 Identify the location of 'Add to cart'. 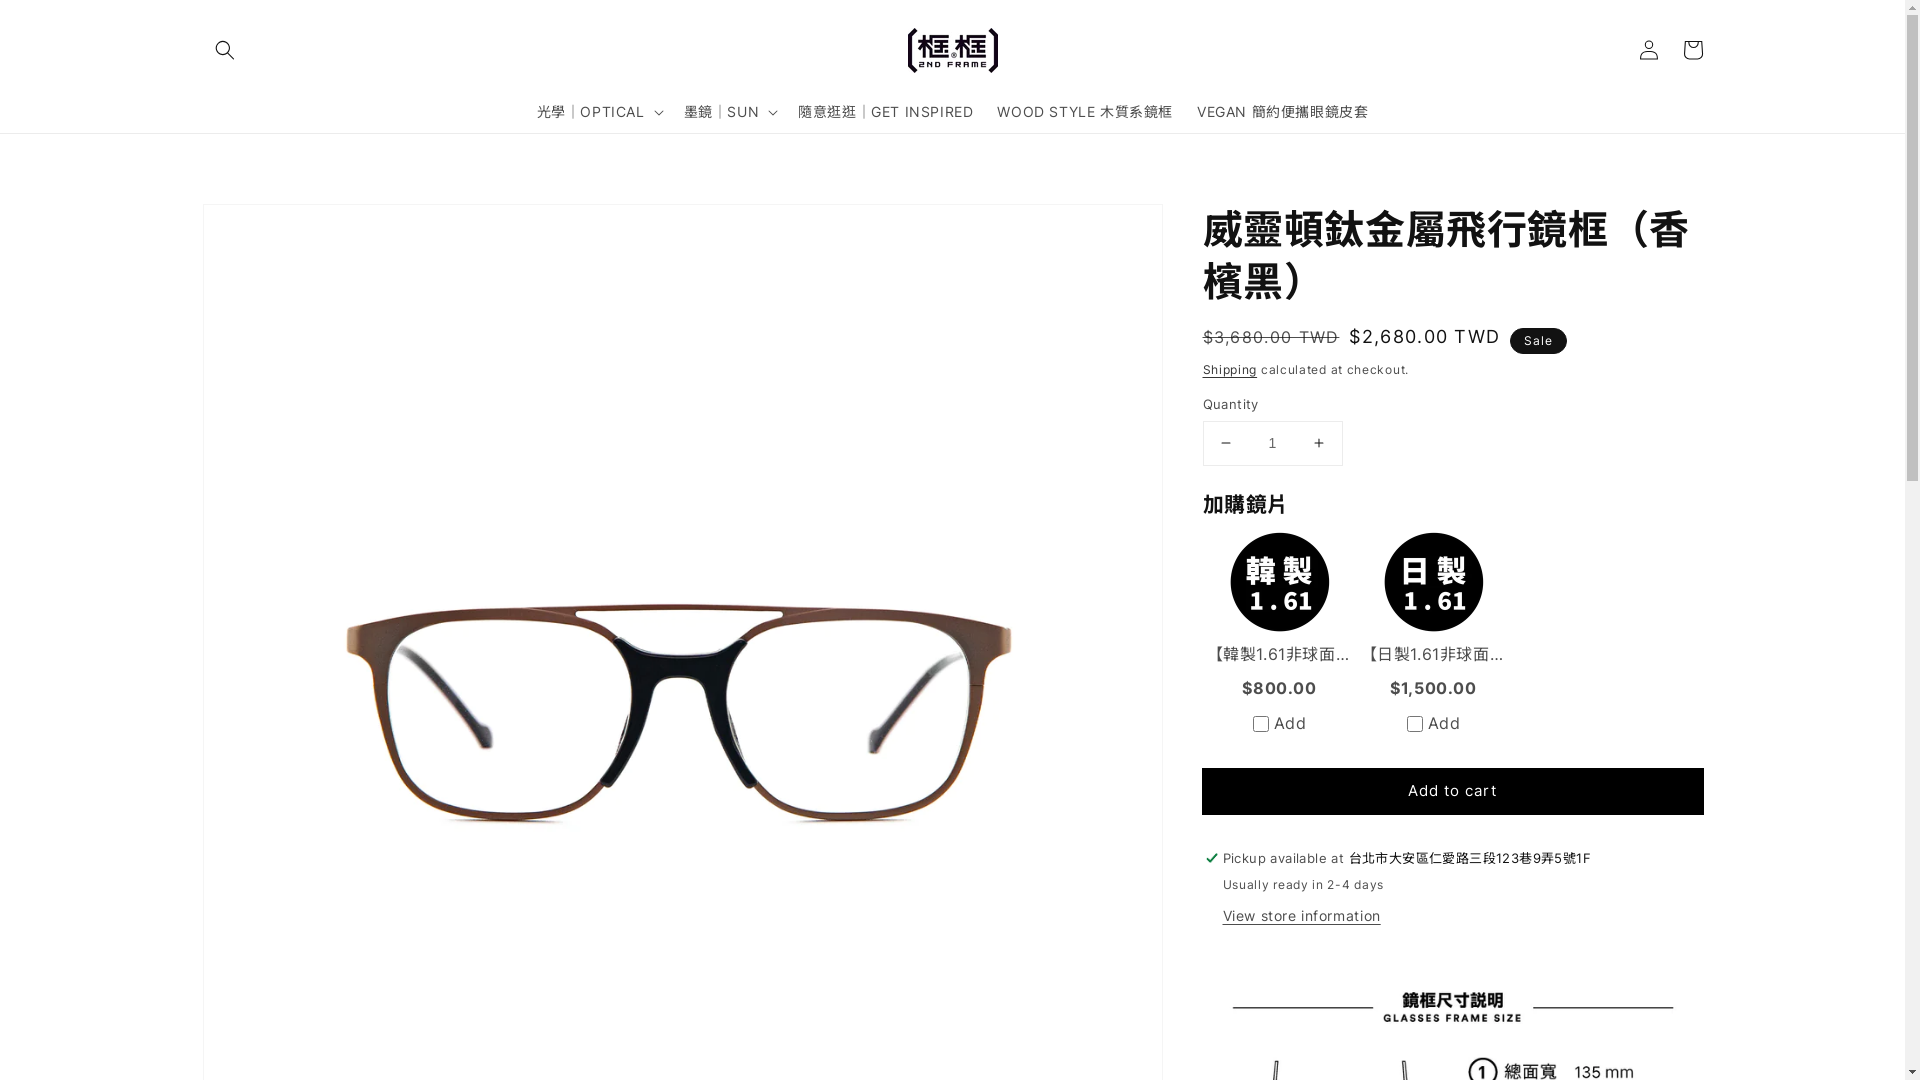
(1452, 790).